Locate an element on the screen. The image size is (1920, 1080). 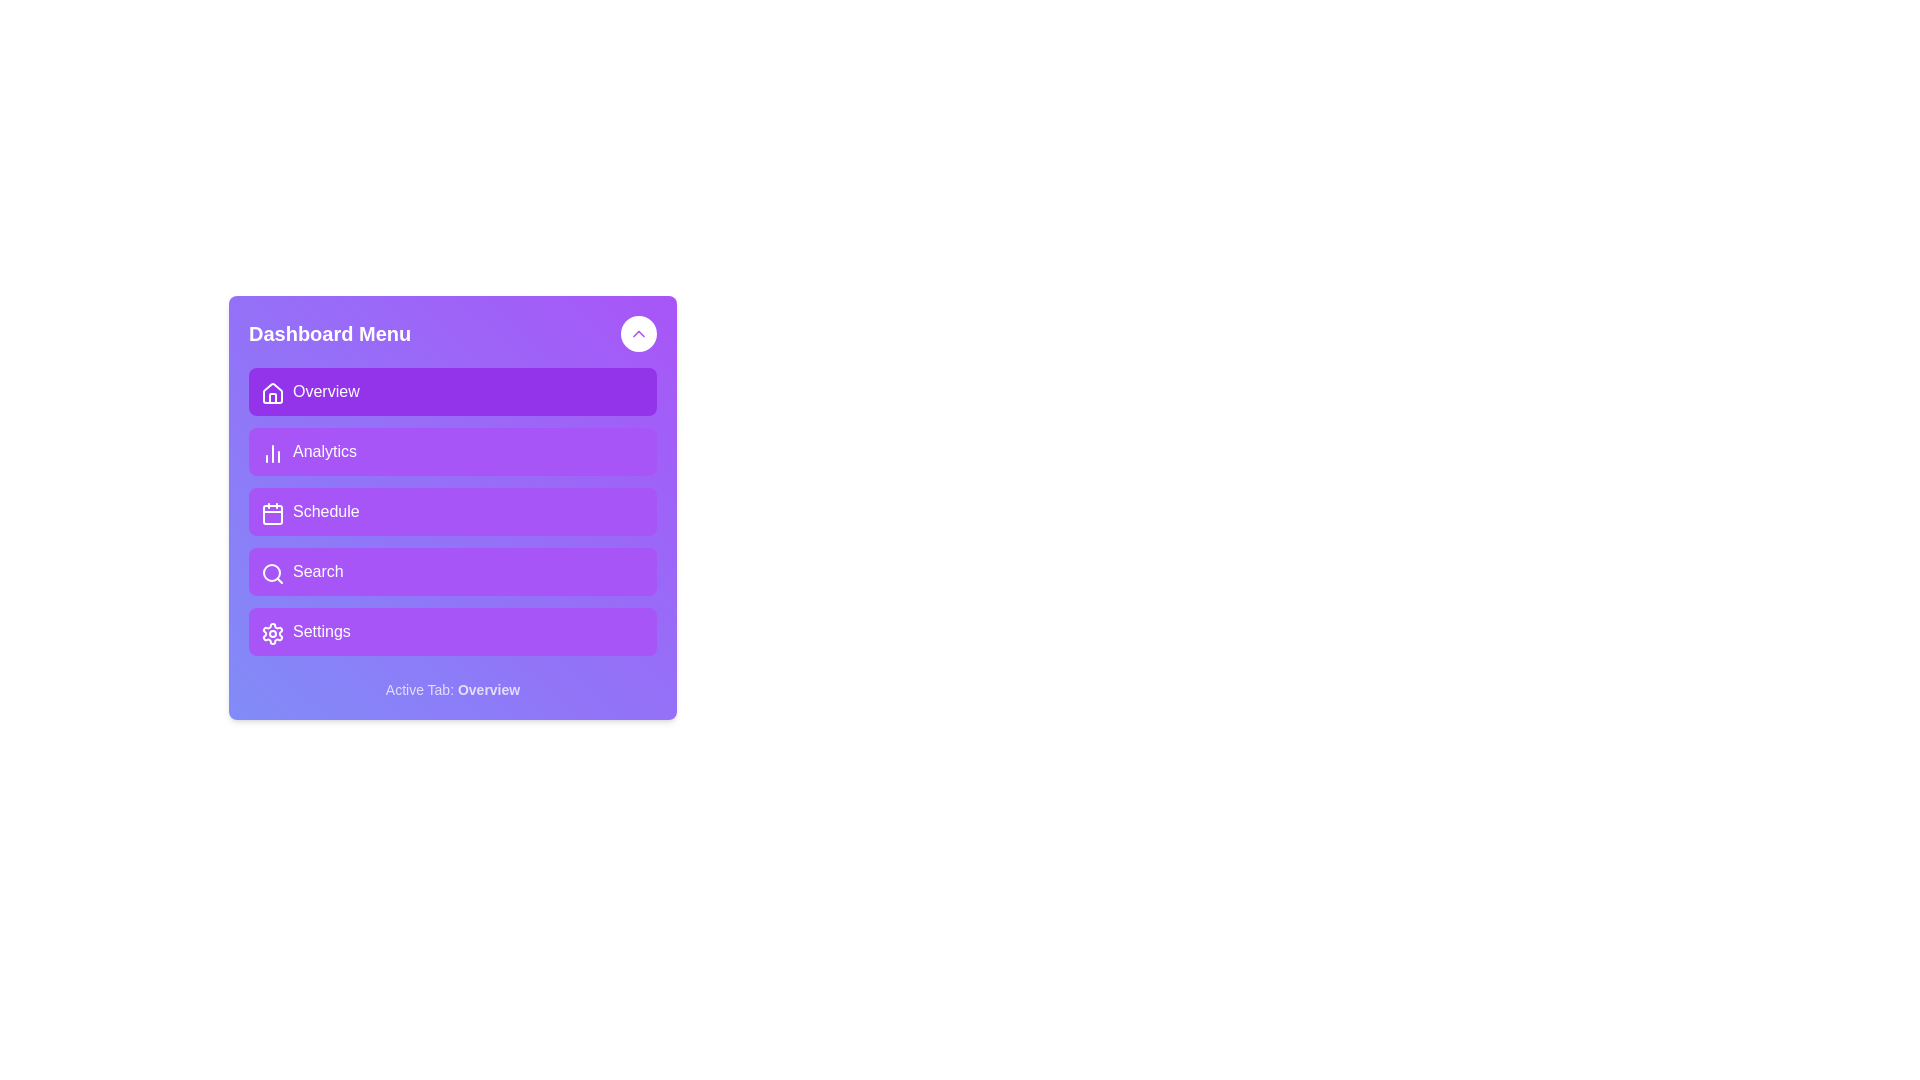
the home icon located to the left of the 'Overview' text in the 'Dashboard Menu' at the top of the list is located at coordinates (272, 393).